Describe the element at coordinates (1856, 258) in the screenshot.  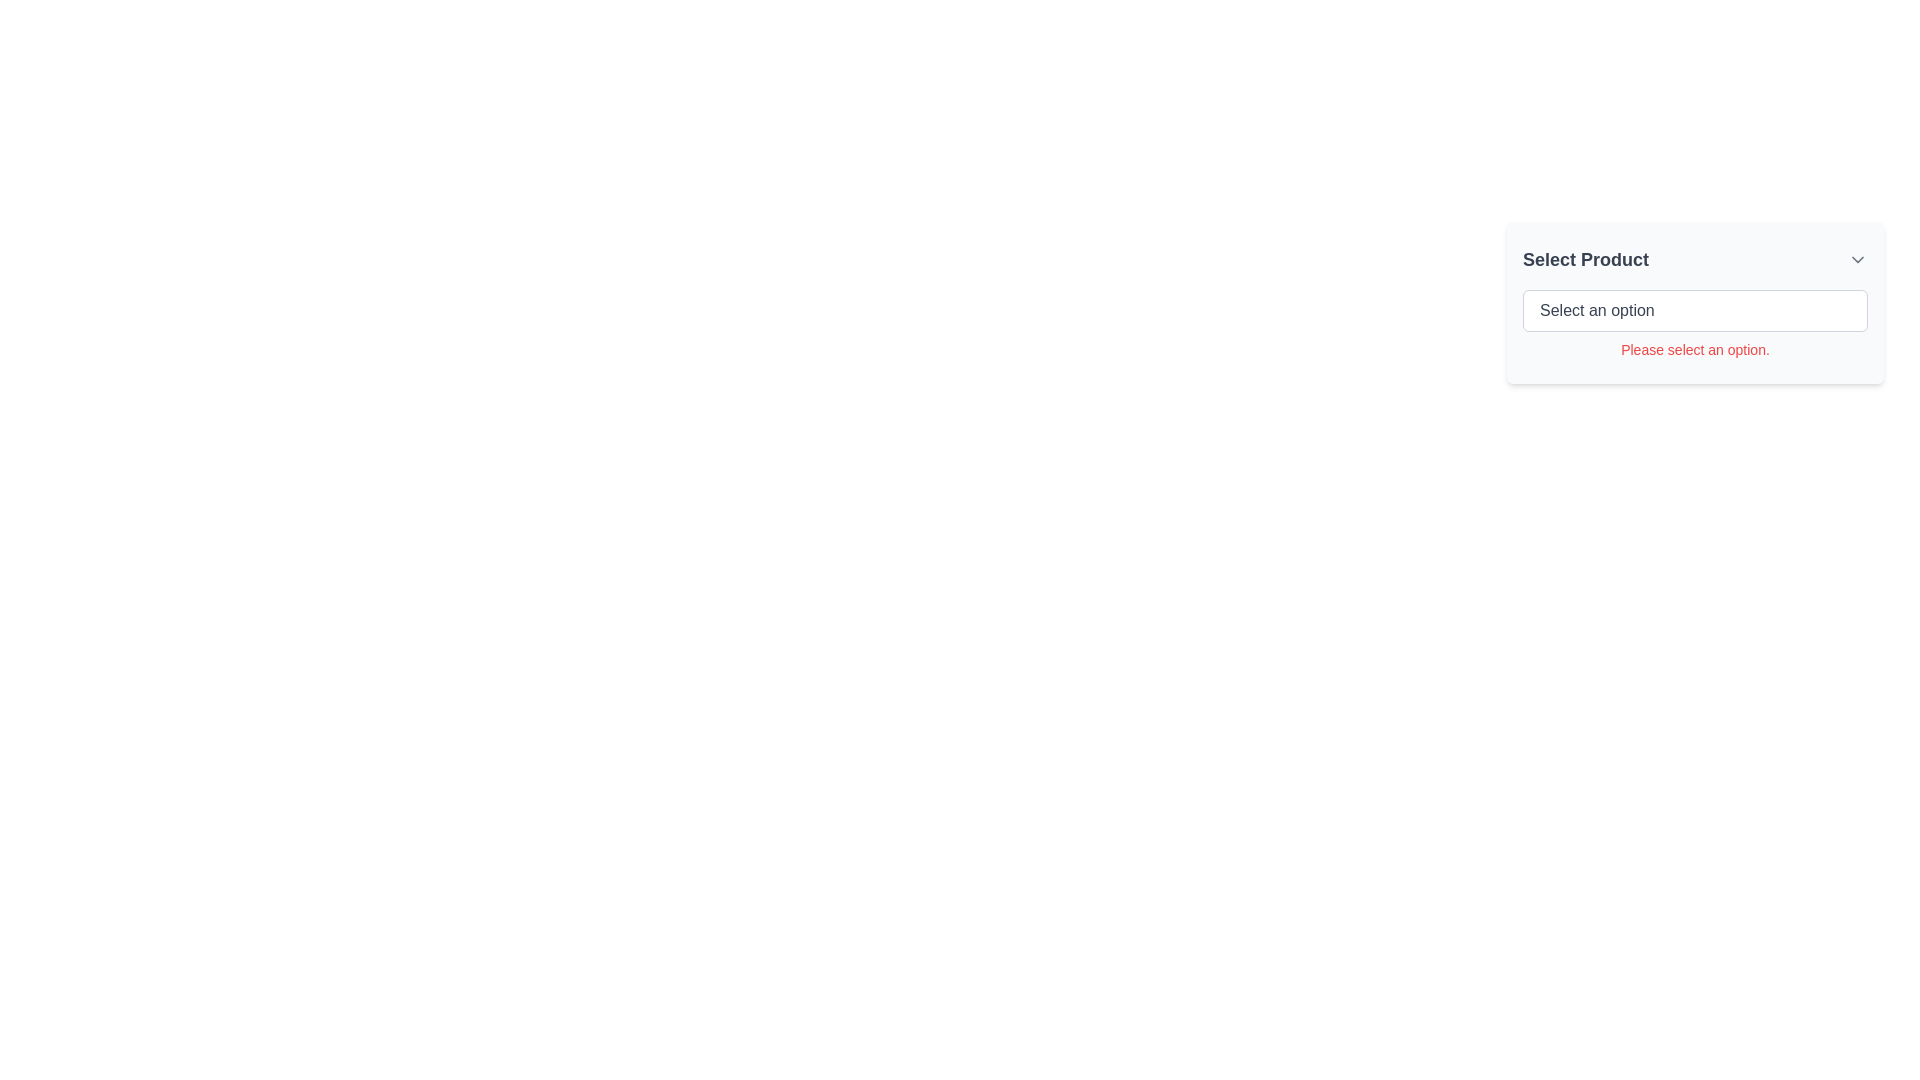
I see `the downward pointing chevron icon, which is gray and located to the far right of the 'Select Product' label` at that location.